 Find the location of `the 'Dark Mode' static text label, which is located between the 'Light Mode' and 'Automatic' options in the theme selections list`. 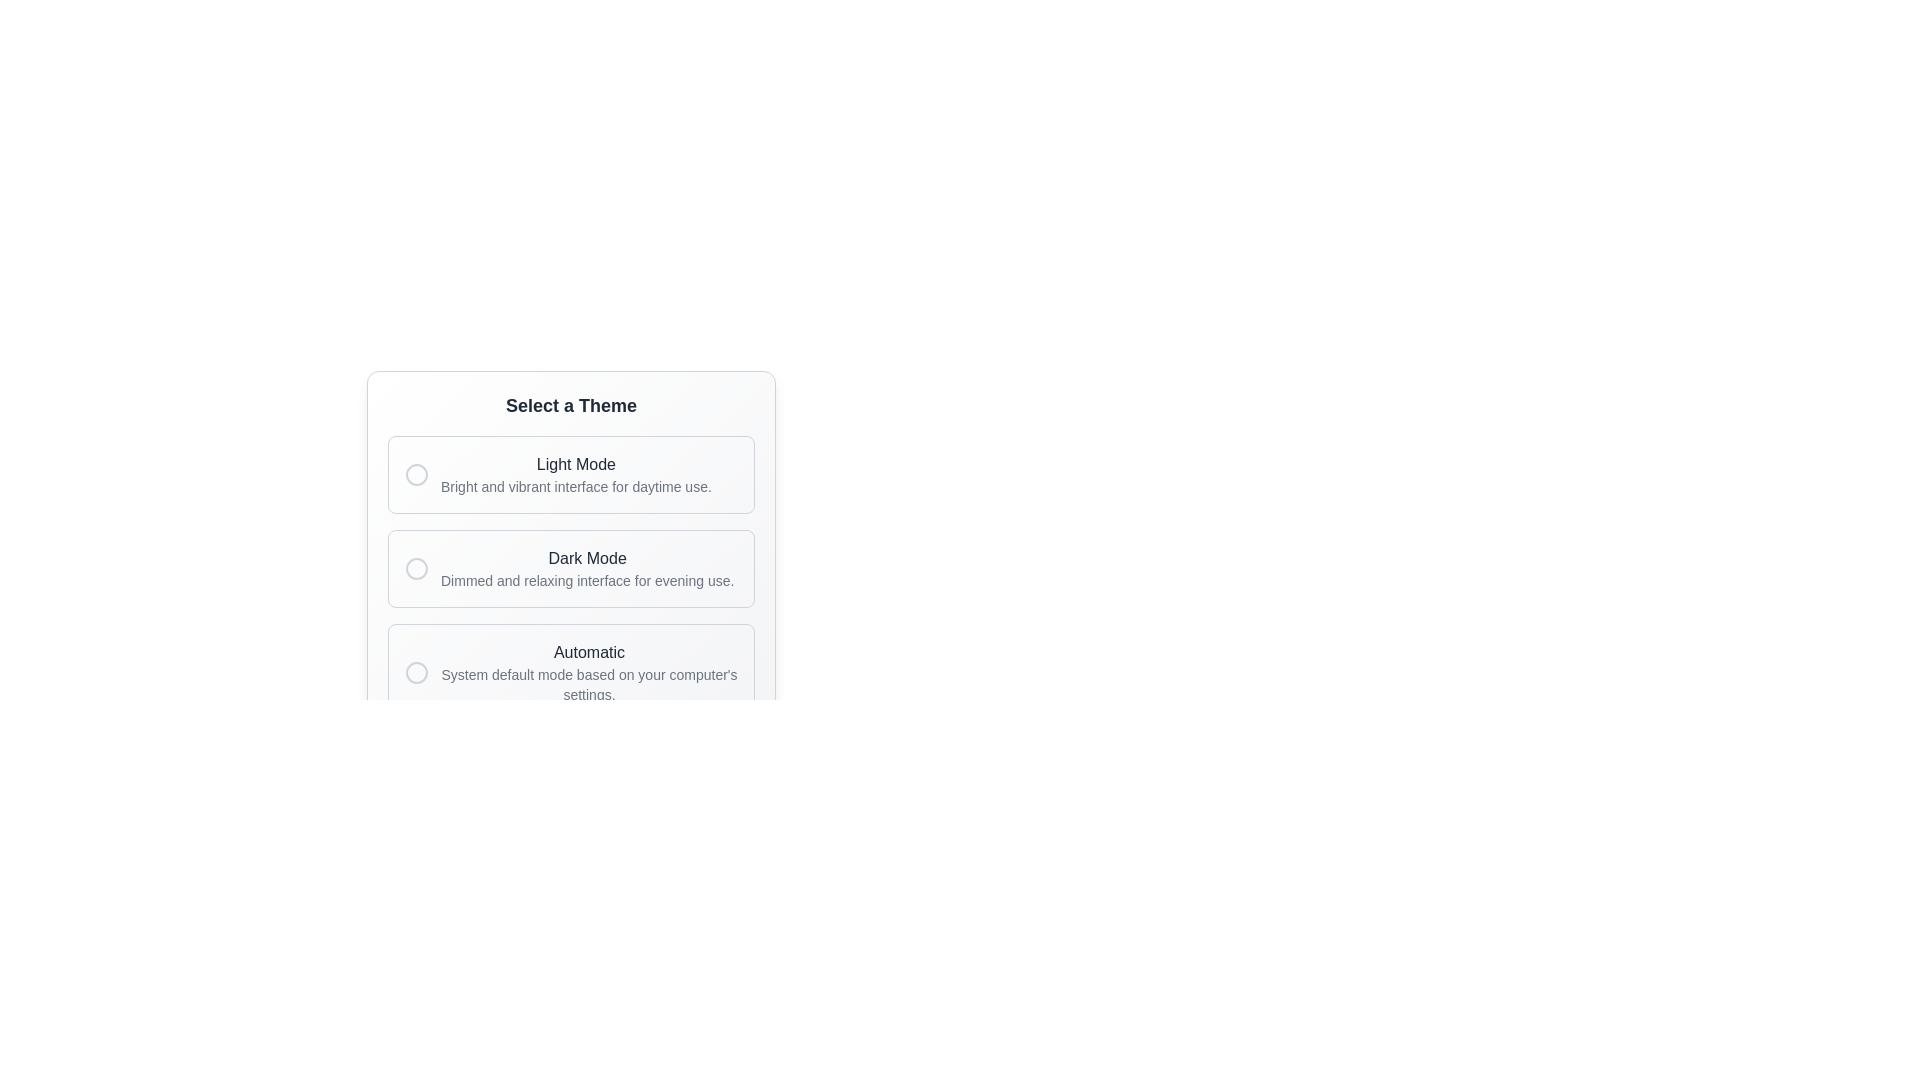

the 'Dark Mode' static text label, which is located between the 'Light Mode' and 'Automatic' options in the theme selections list is located at coordinates (586, 559).